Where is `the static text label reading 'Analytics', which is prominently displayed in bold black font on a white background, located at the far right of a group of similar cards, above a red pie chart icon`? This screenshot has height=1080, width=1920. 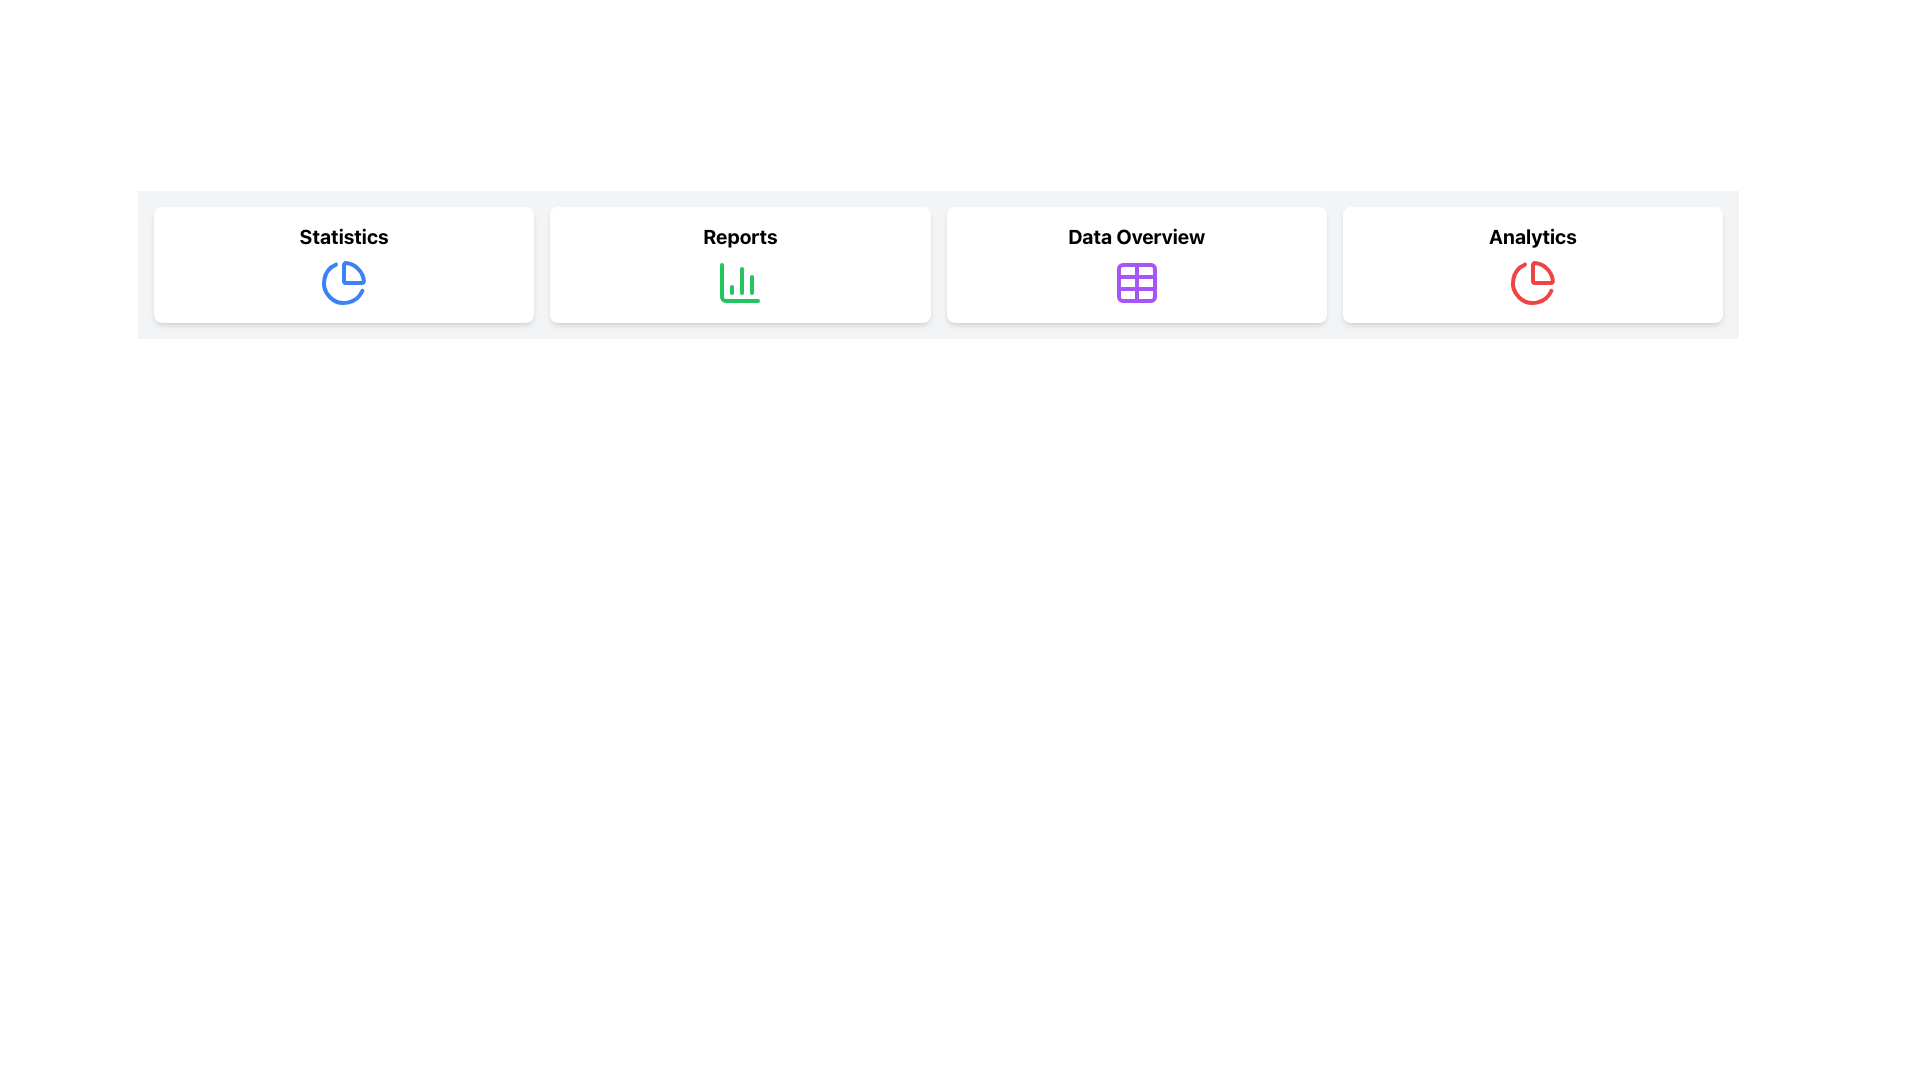 the static text label reading 'Analytics', which is prominently displayed in bold black font on a white background, located at the far right of a group of similar cards, above a red pie chart icon is located at coordinates (1531, 235).